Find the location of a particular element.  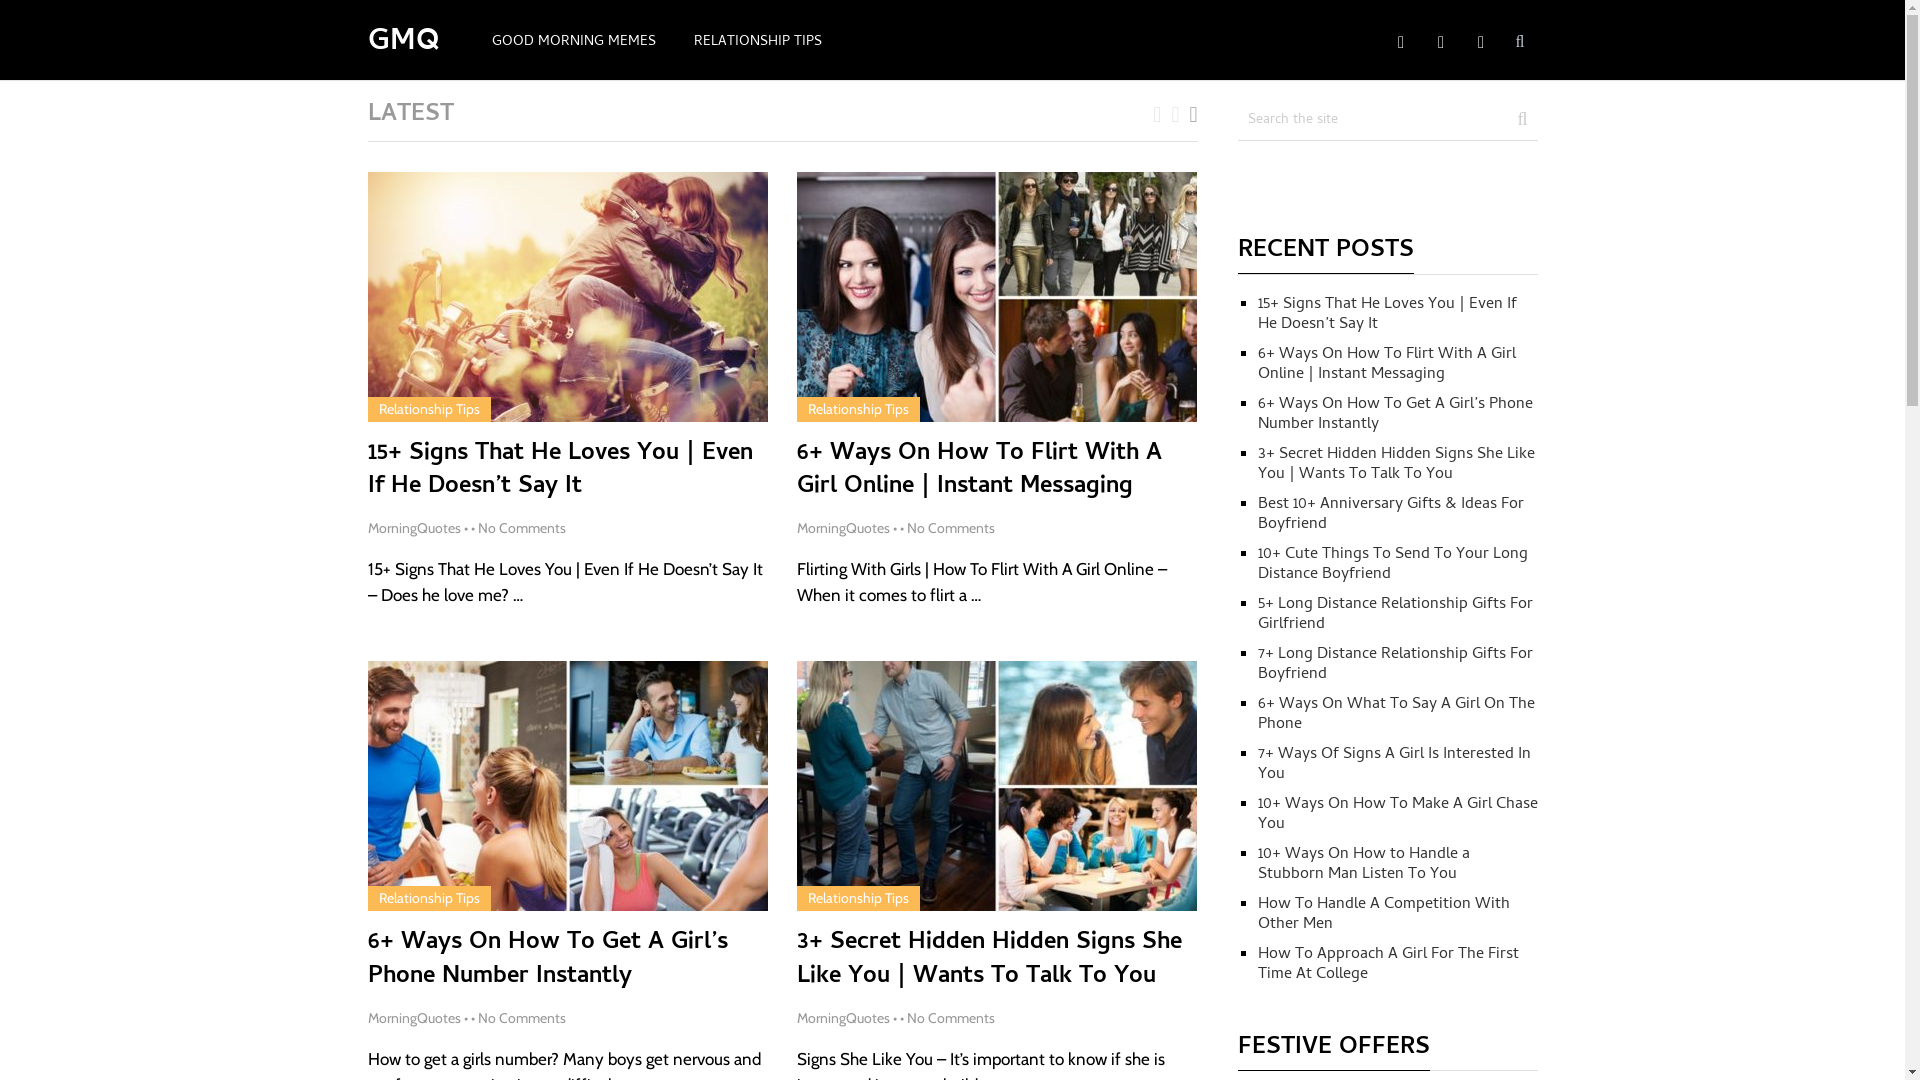

'Relationship Tips' is located at coordinates (807, 407).